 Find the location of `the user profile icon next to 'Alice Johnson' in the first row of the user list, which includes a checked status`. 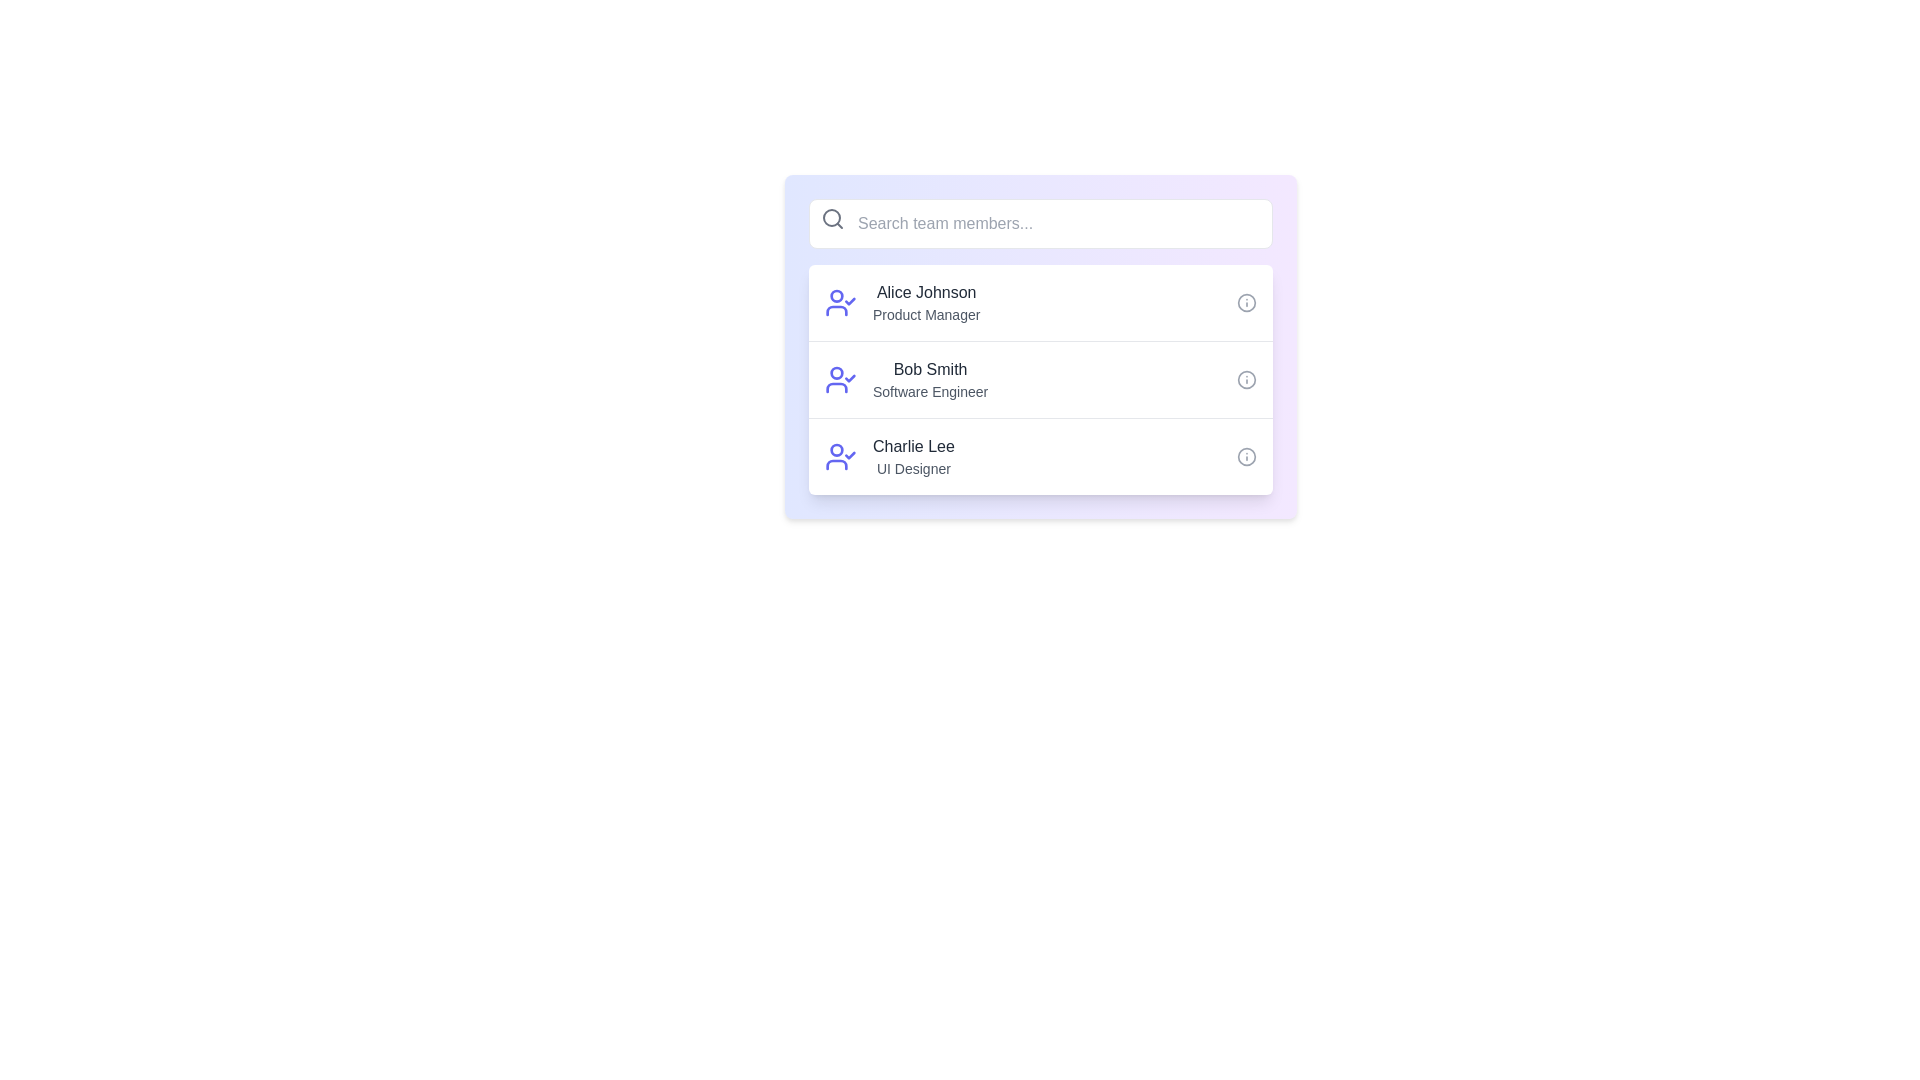

the user profile icon next to 'Alice Johnson' in the first row of the user list, which includes a checked status is located at coordinates (836, 311).